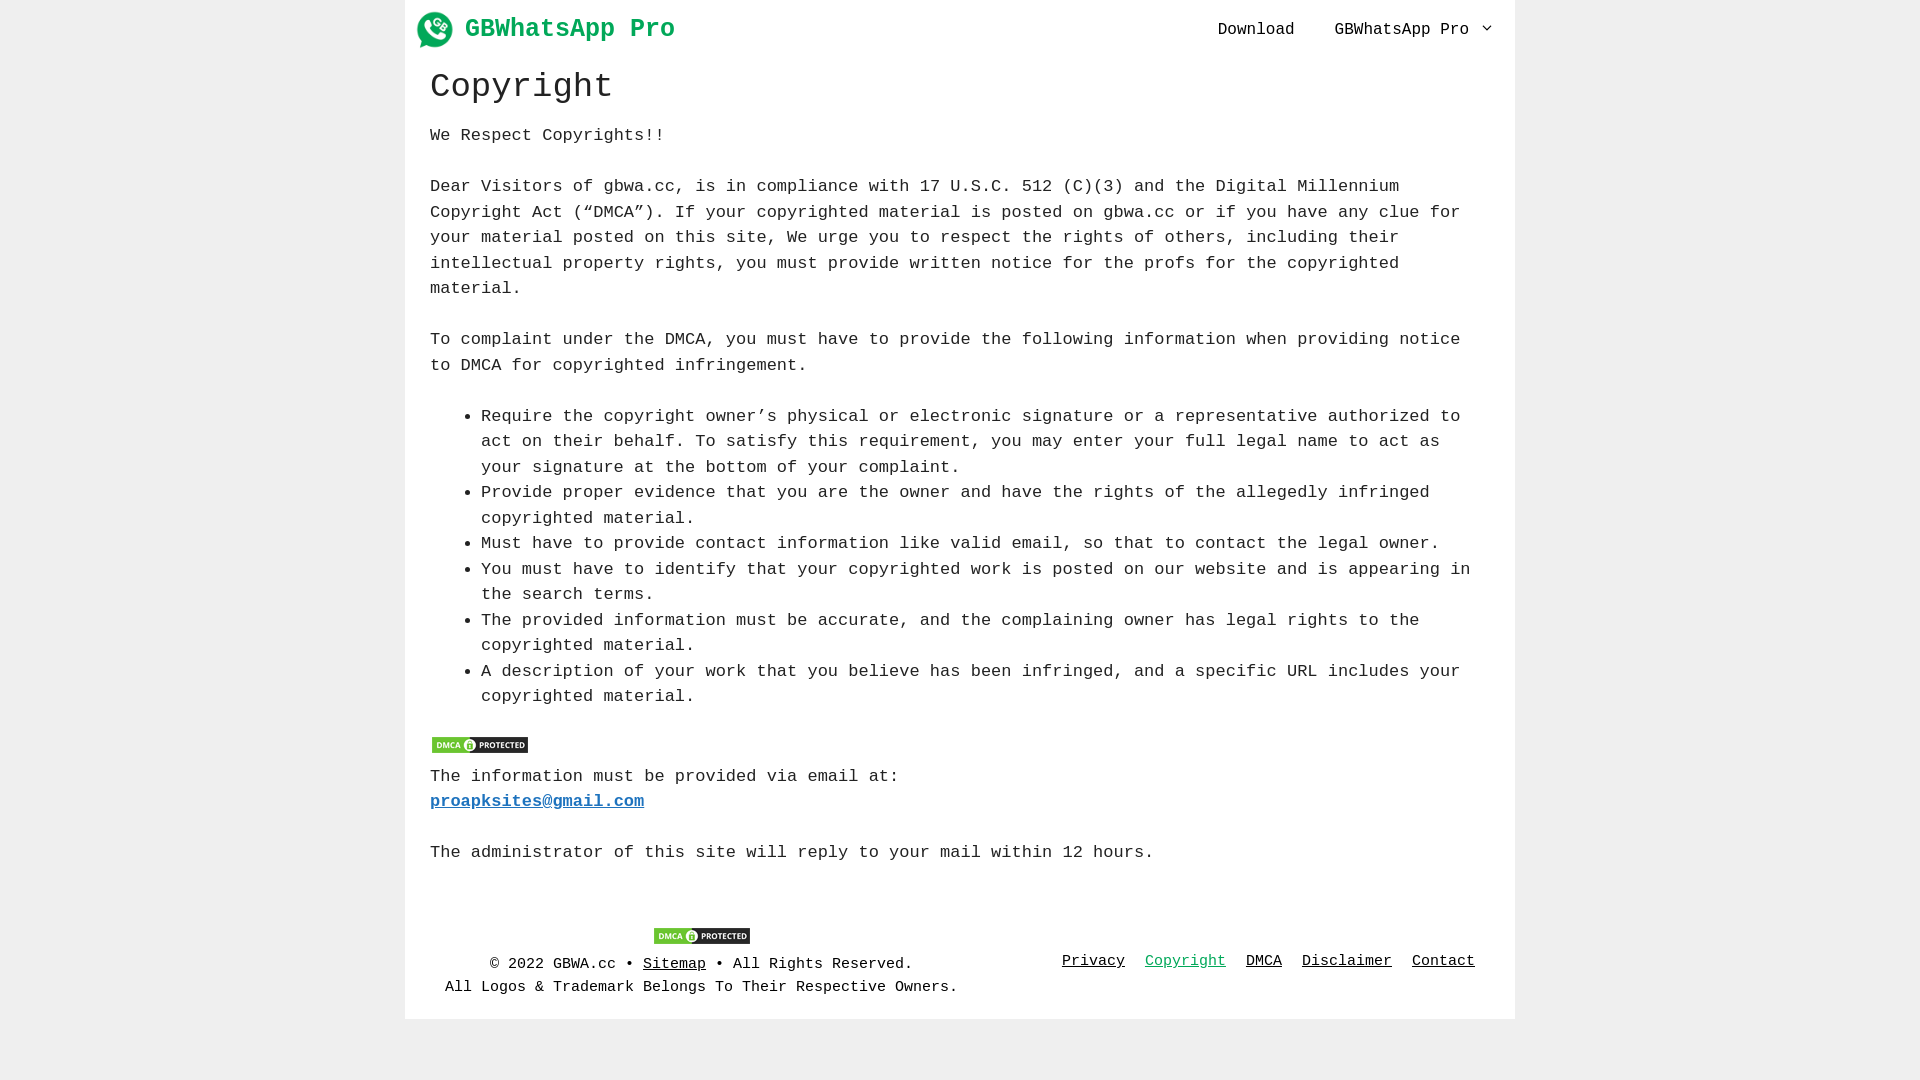 The height and width of the screenshot is (1080, 1920). What do you see at coordinates (1347, 960) in the screenshot?
I see `'Disclaimer'` at bounding box center [1347, 960].